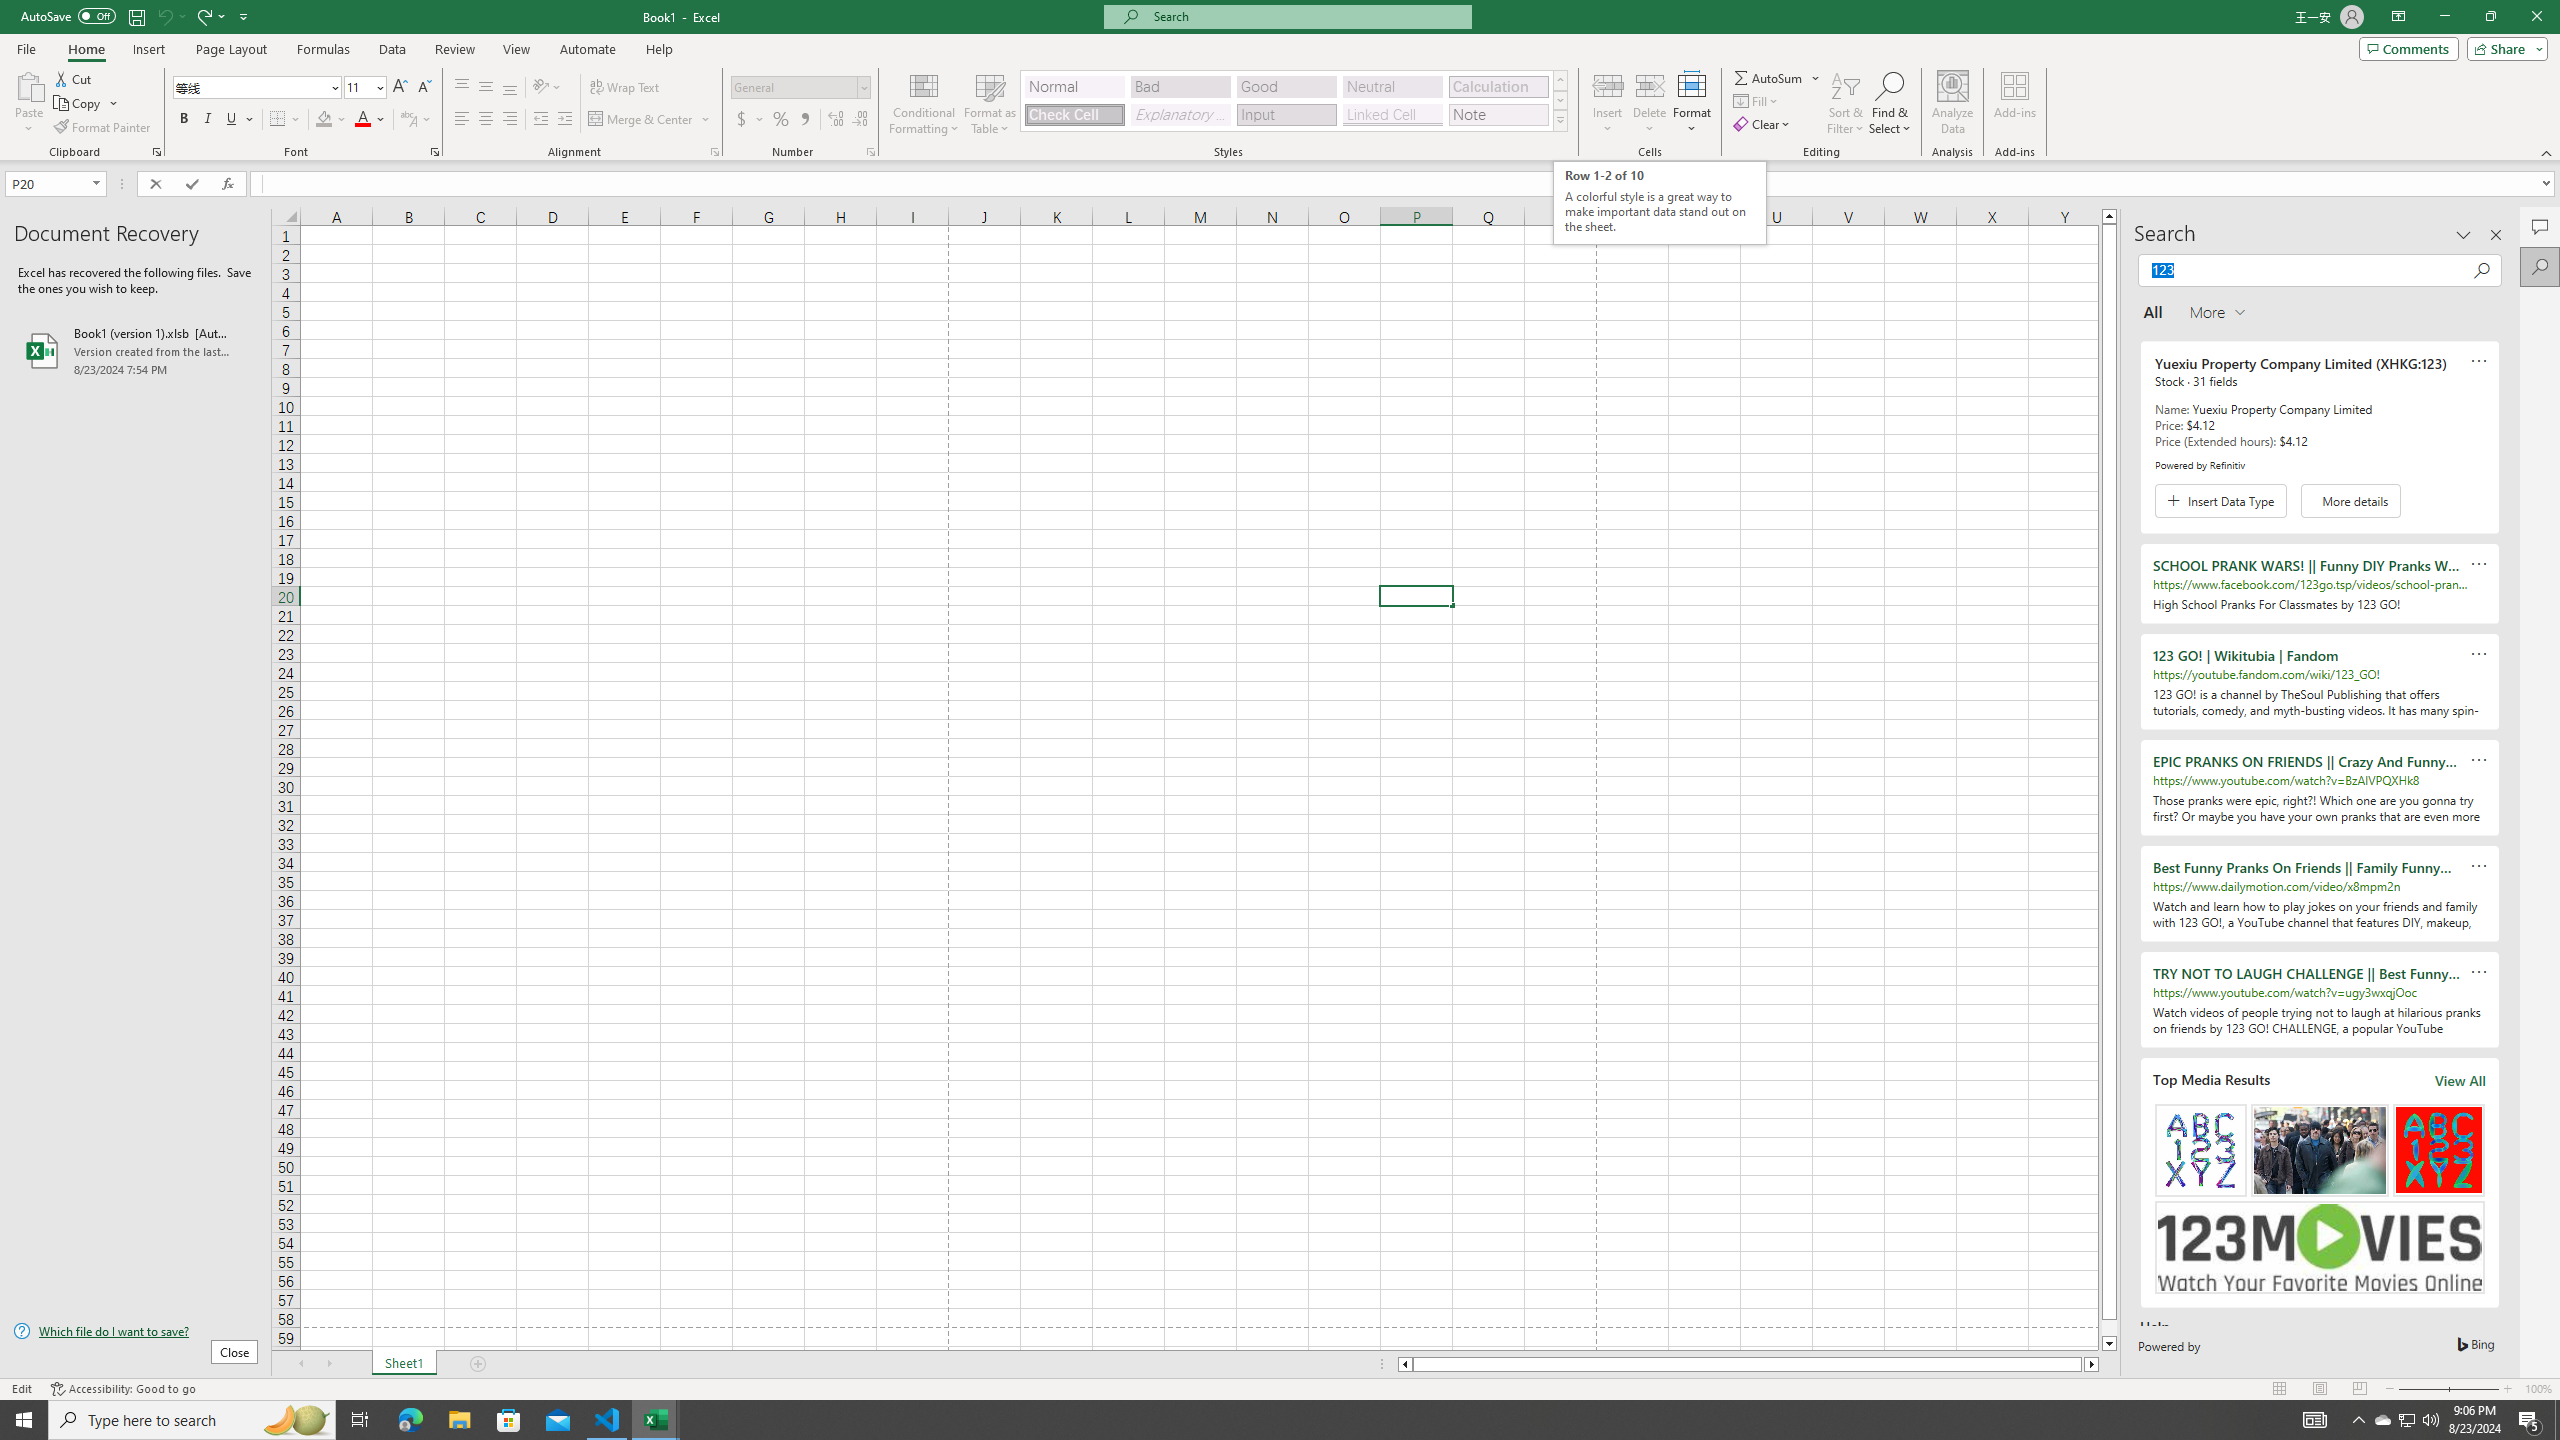  What do you see at coordinates (1769, 77) in the screenshot?
I see `'Sum'` at bounding box center [1769, 77].